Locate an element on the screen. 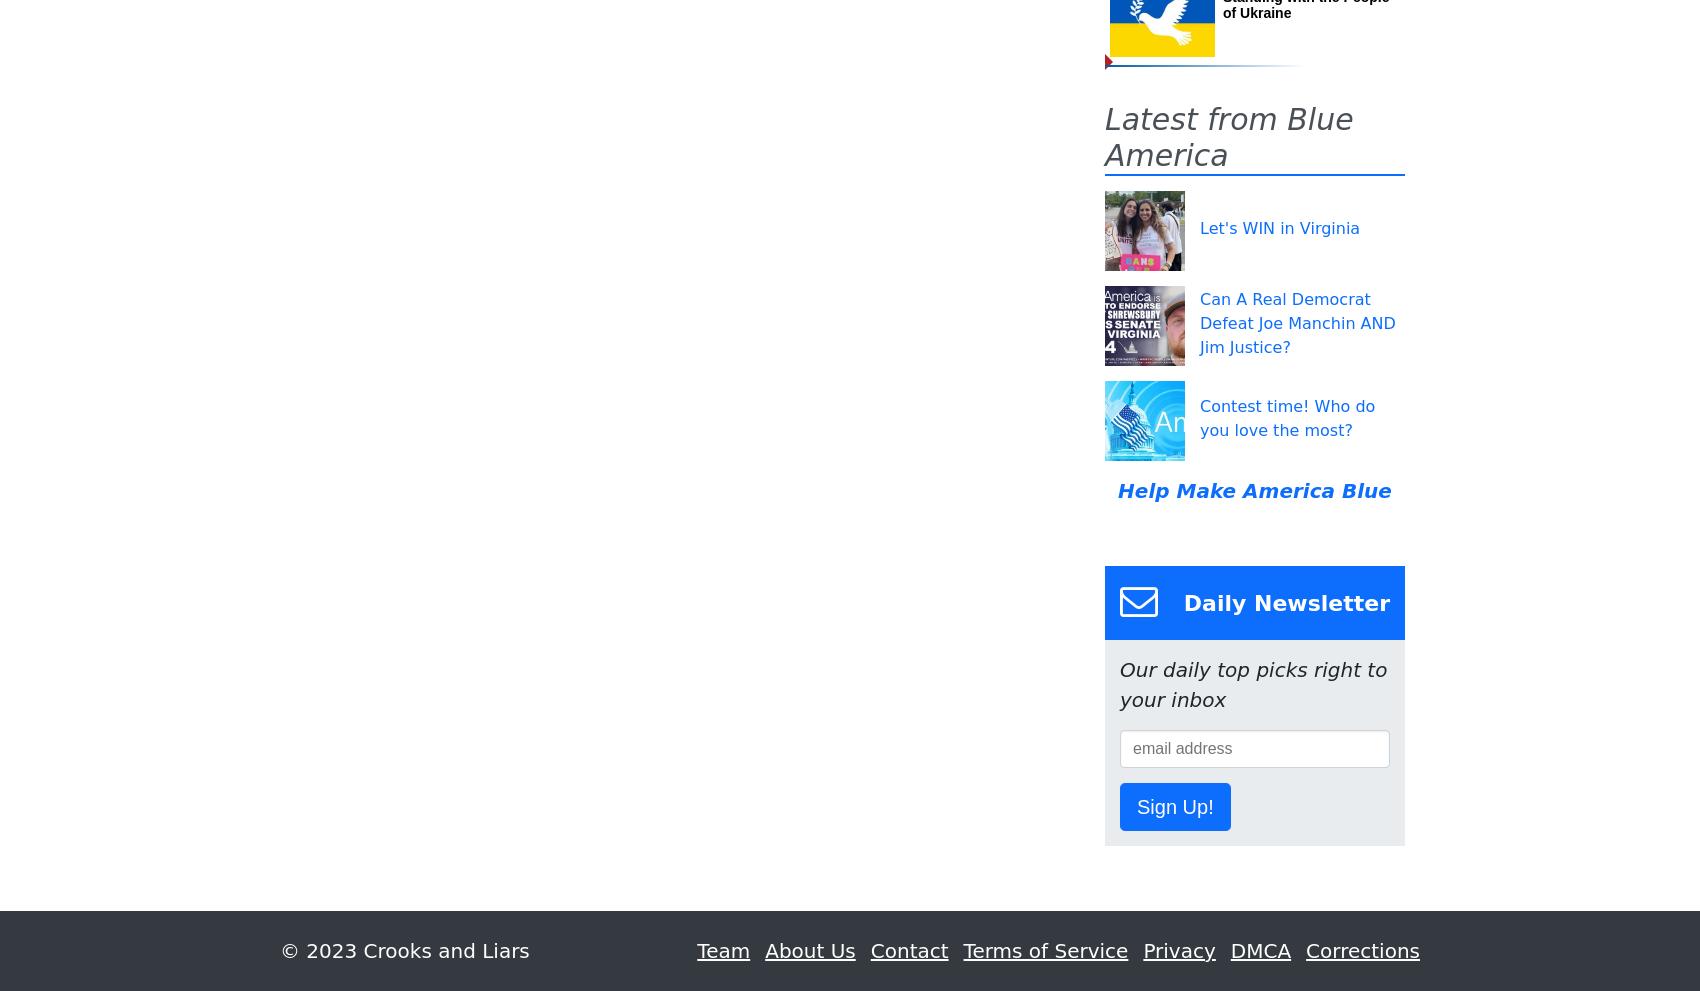  'Contact' is located at coordinates (908, 950).